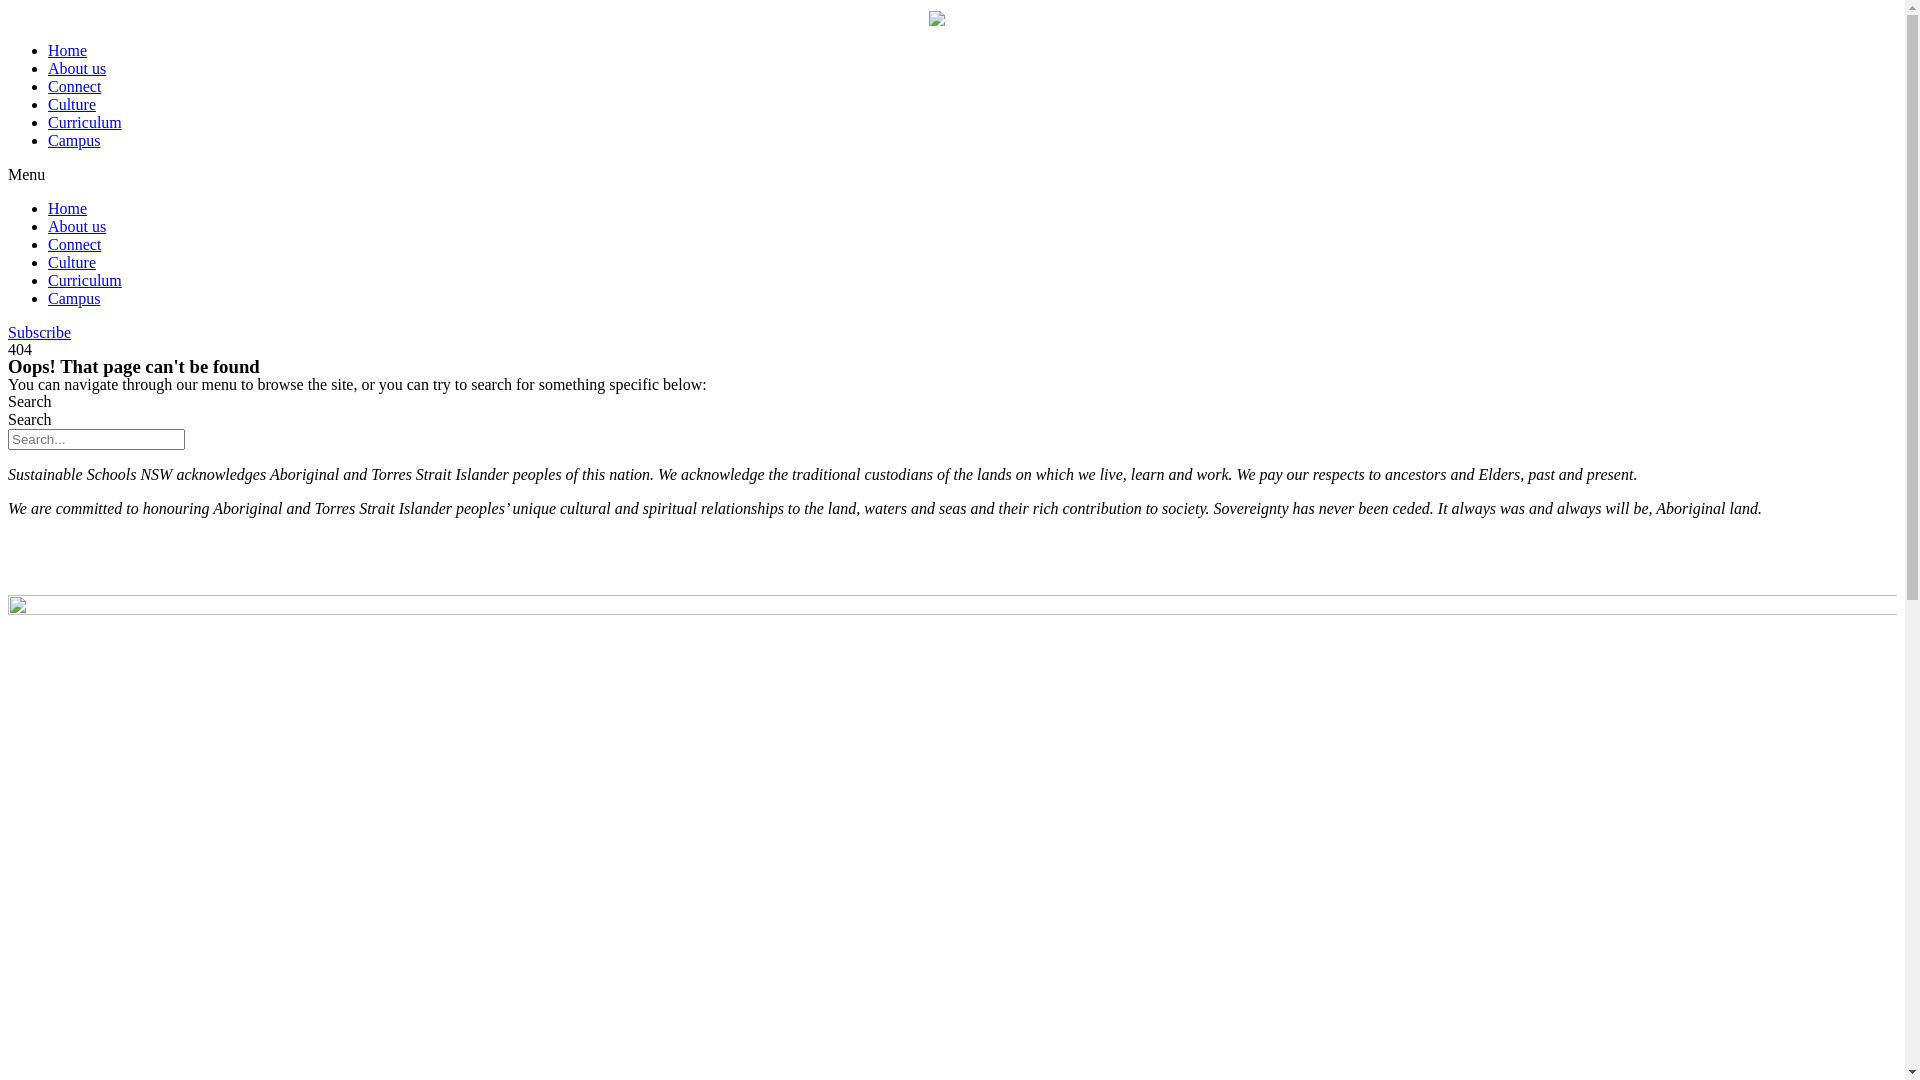 Image resolution: width=1920 pixels, height=1080 pixels. Describe the element at coordinates (74, 243) in the screenshot. I see `'Connect'` at that location.